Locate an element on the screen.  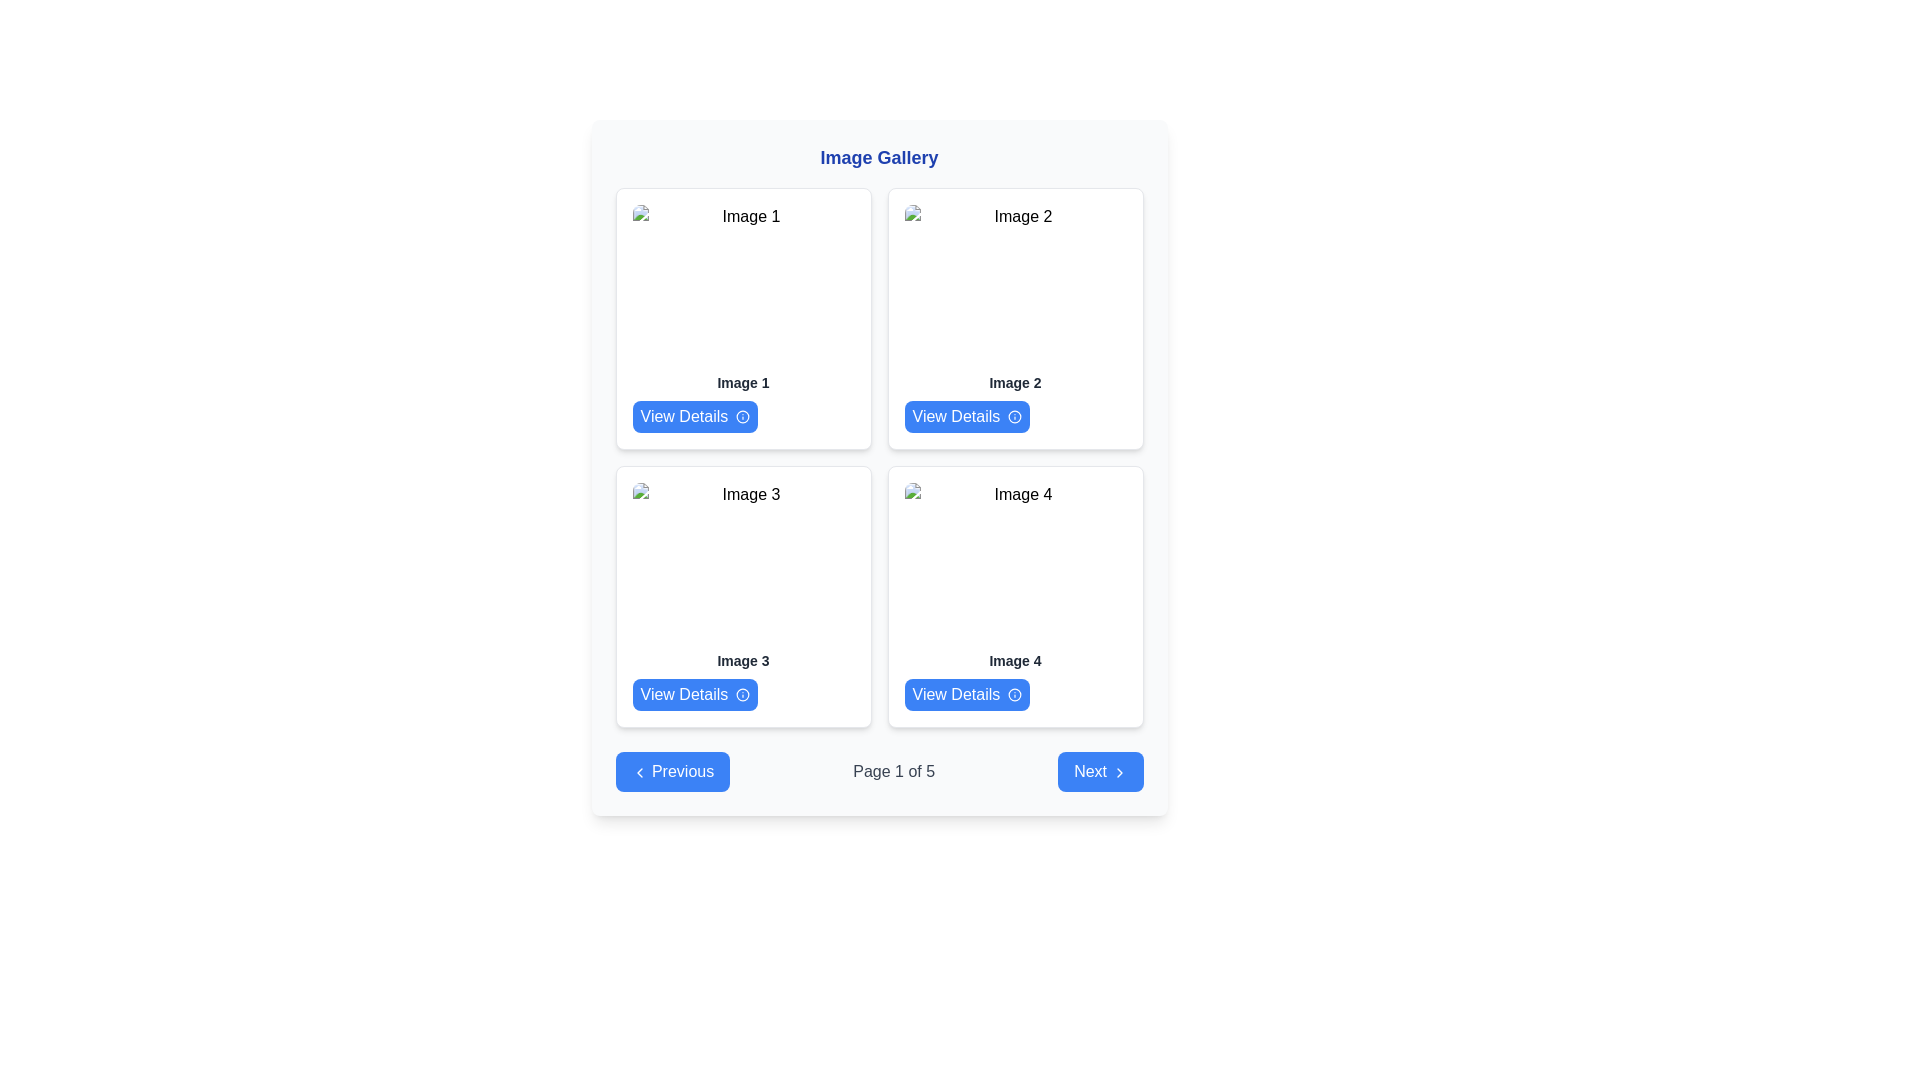
image source of the image element with placeholder text '1' located in the first card of the grid gallery layout, positioned above the title 'Image 1' and the 'View Details' button is located at coordinates (742, 285).